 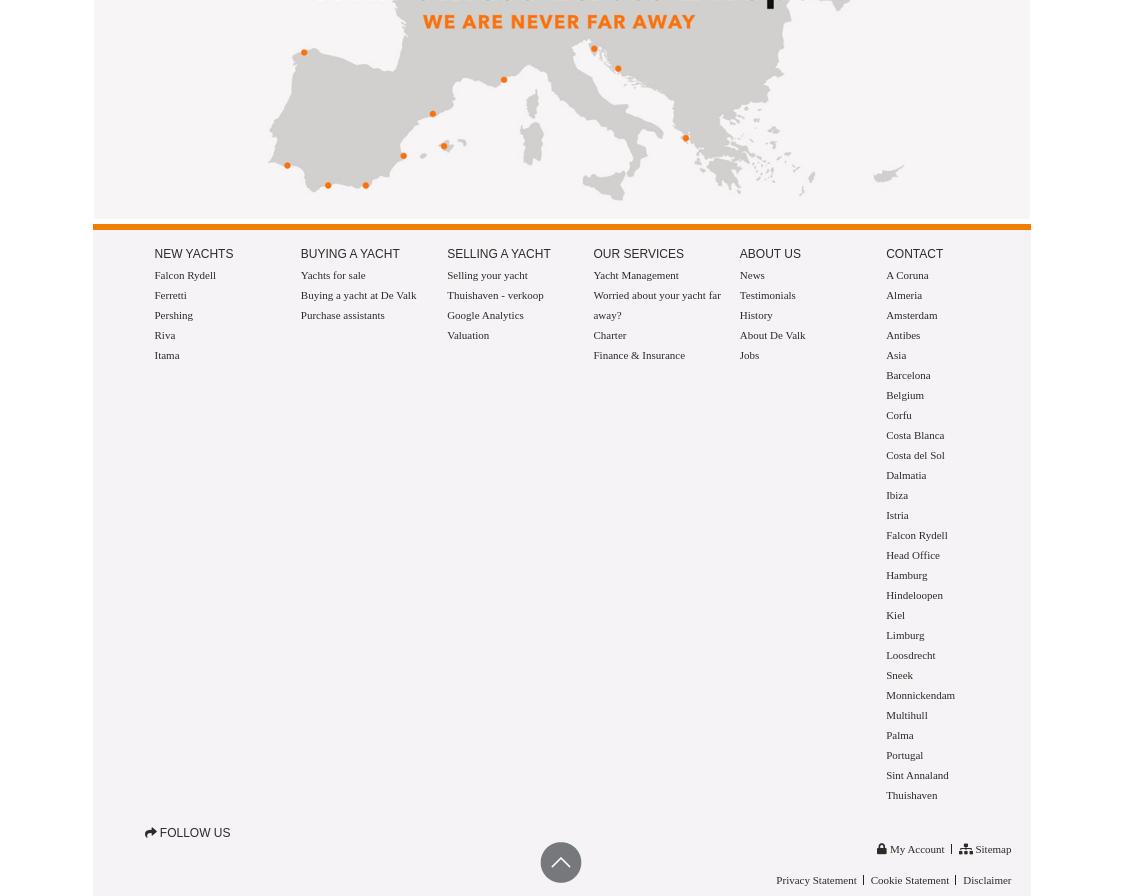 What do you see at coordinates (885, 754) in the screenshot?
I see `'Portugal'` at bounding box center [885, 754].